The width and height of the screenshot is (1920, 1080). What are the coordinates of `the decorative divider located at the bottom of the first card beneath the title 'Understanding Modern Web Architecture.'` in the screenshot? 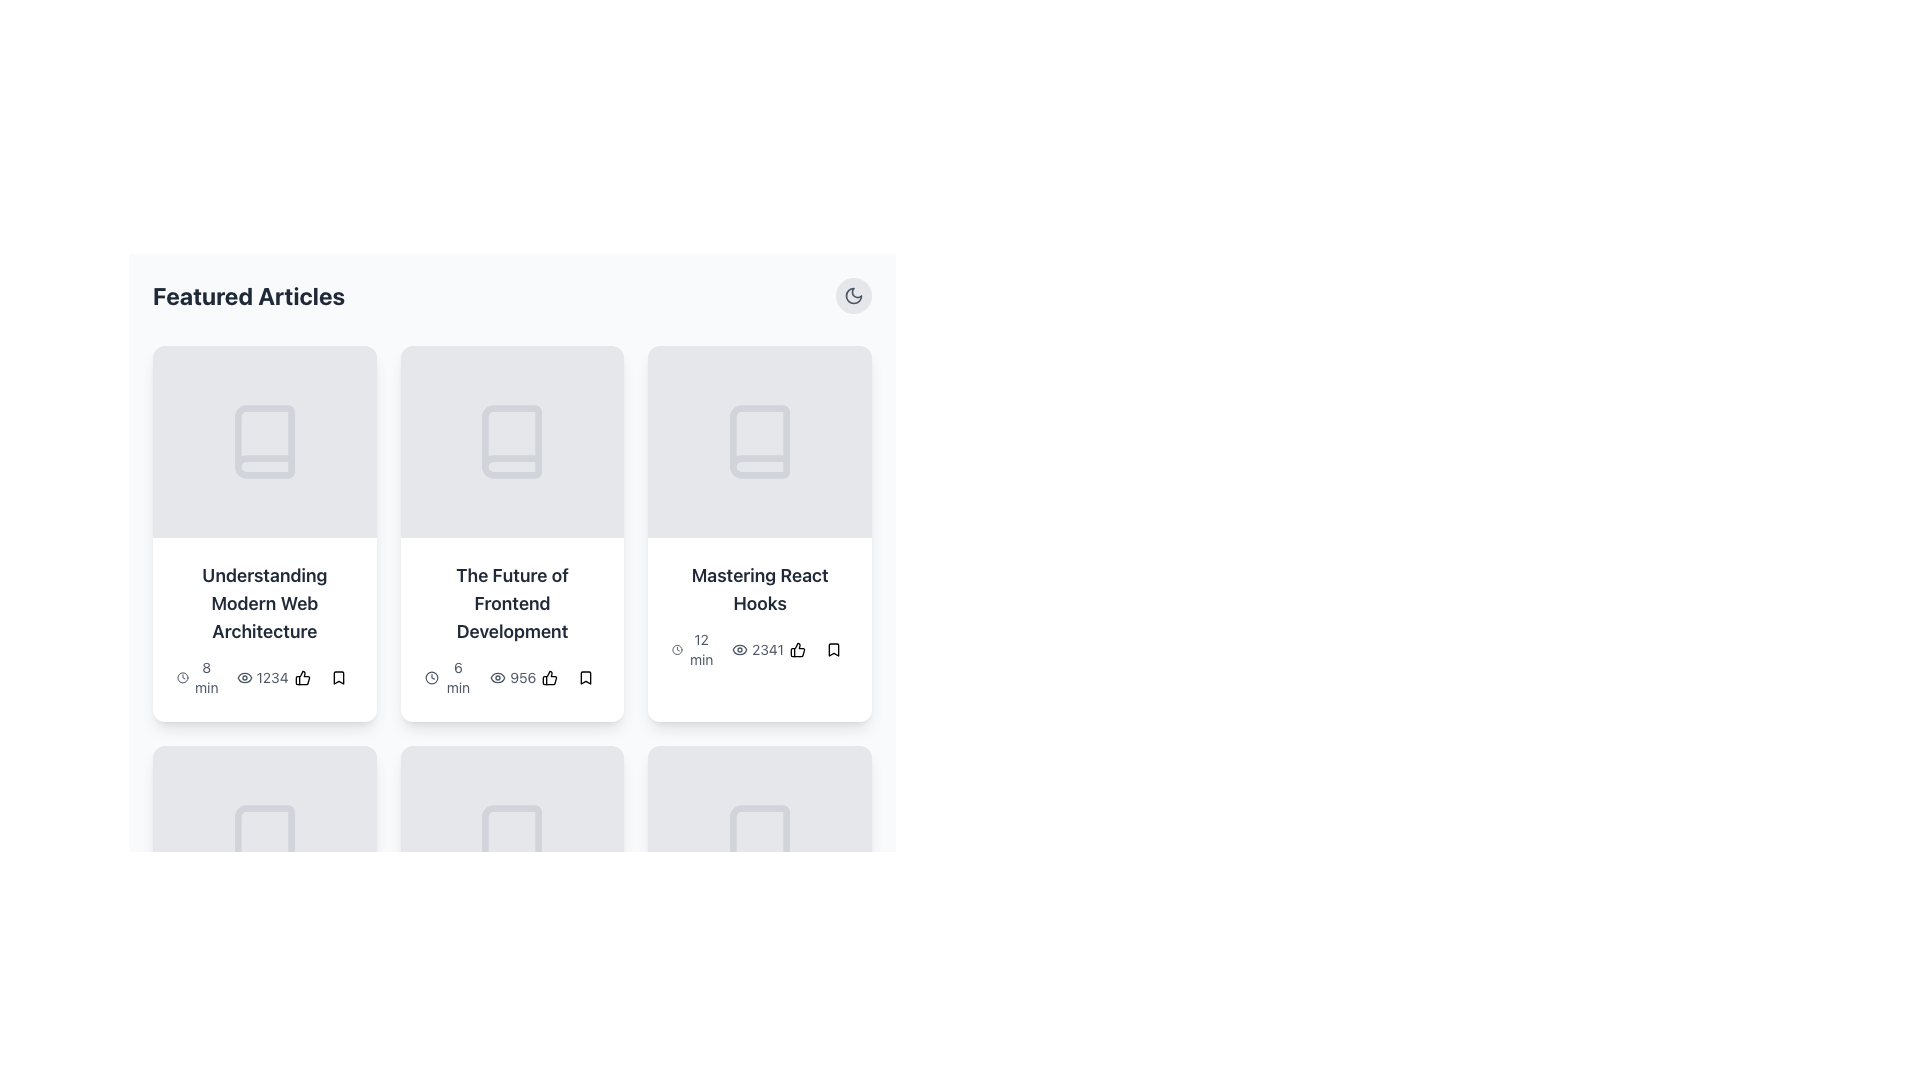 It's located at (263, 535).